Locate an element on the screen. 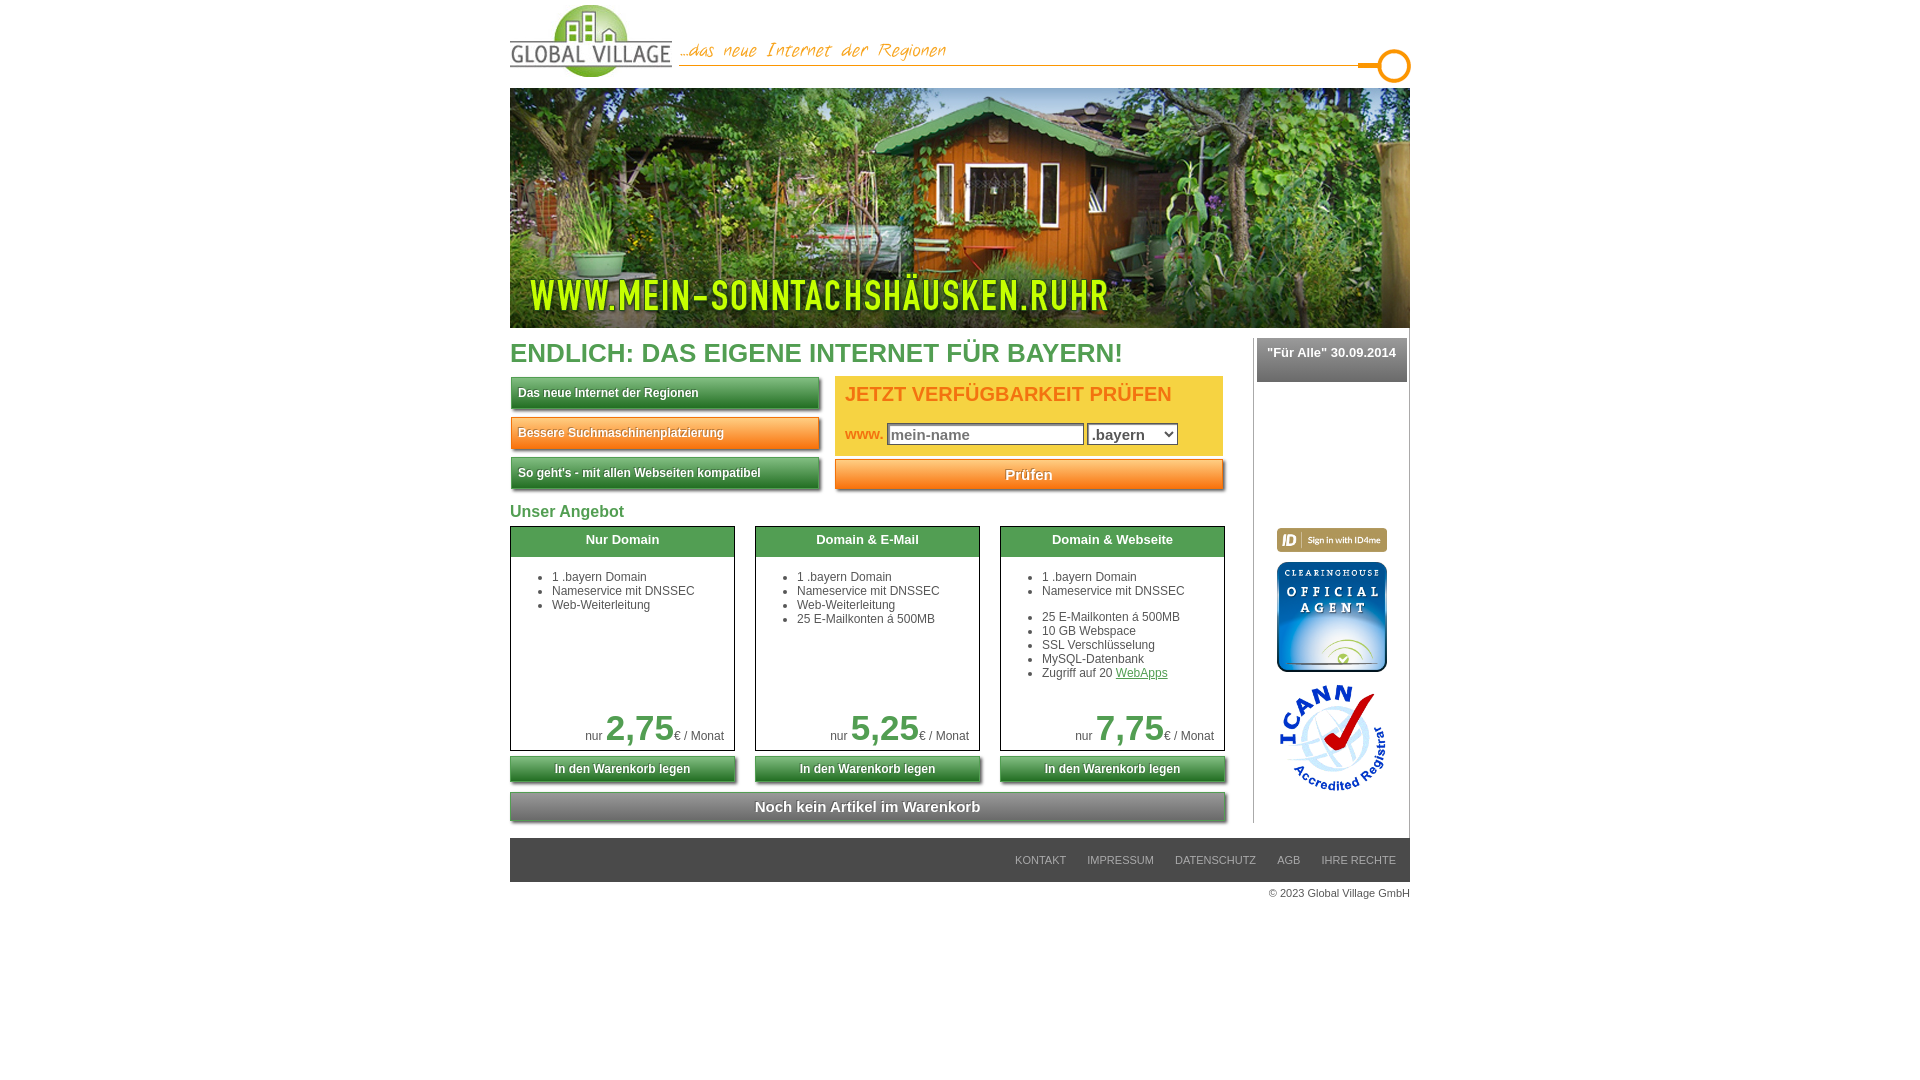 This screenshot has height=1080, width=1920. 'Noch kein Artikel im Warenkorb' is located at coordinates (867, 805).